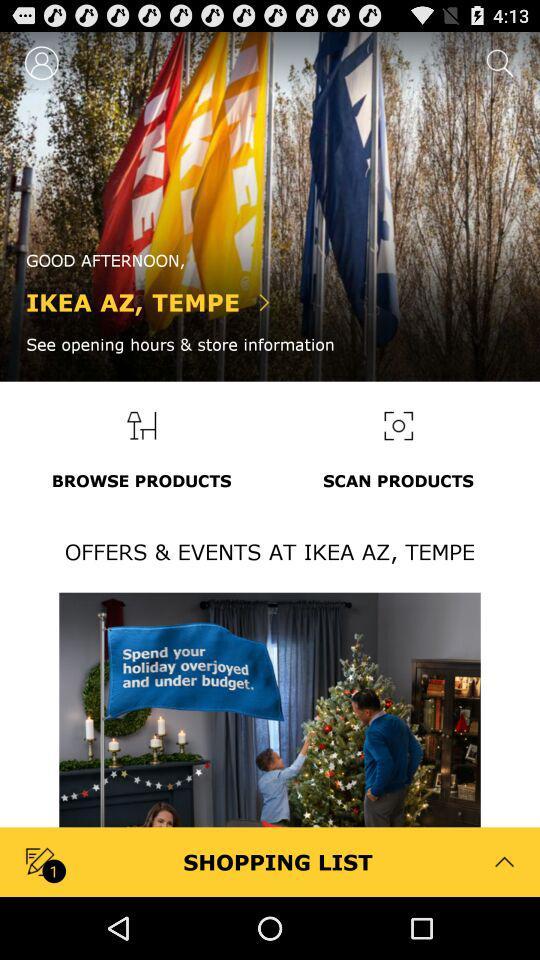  What do you see at coordinates (42, 860) in the screenshot?
I see `edit icon at bottom left side of the page` at bounding box center [42, 860].